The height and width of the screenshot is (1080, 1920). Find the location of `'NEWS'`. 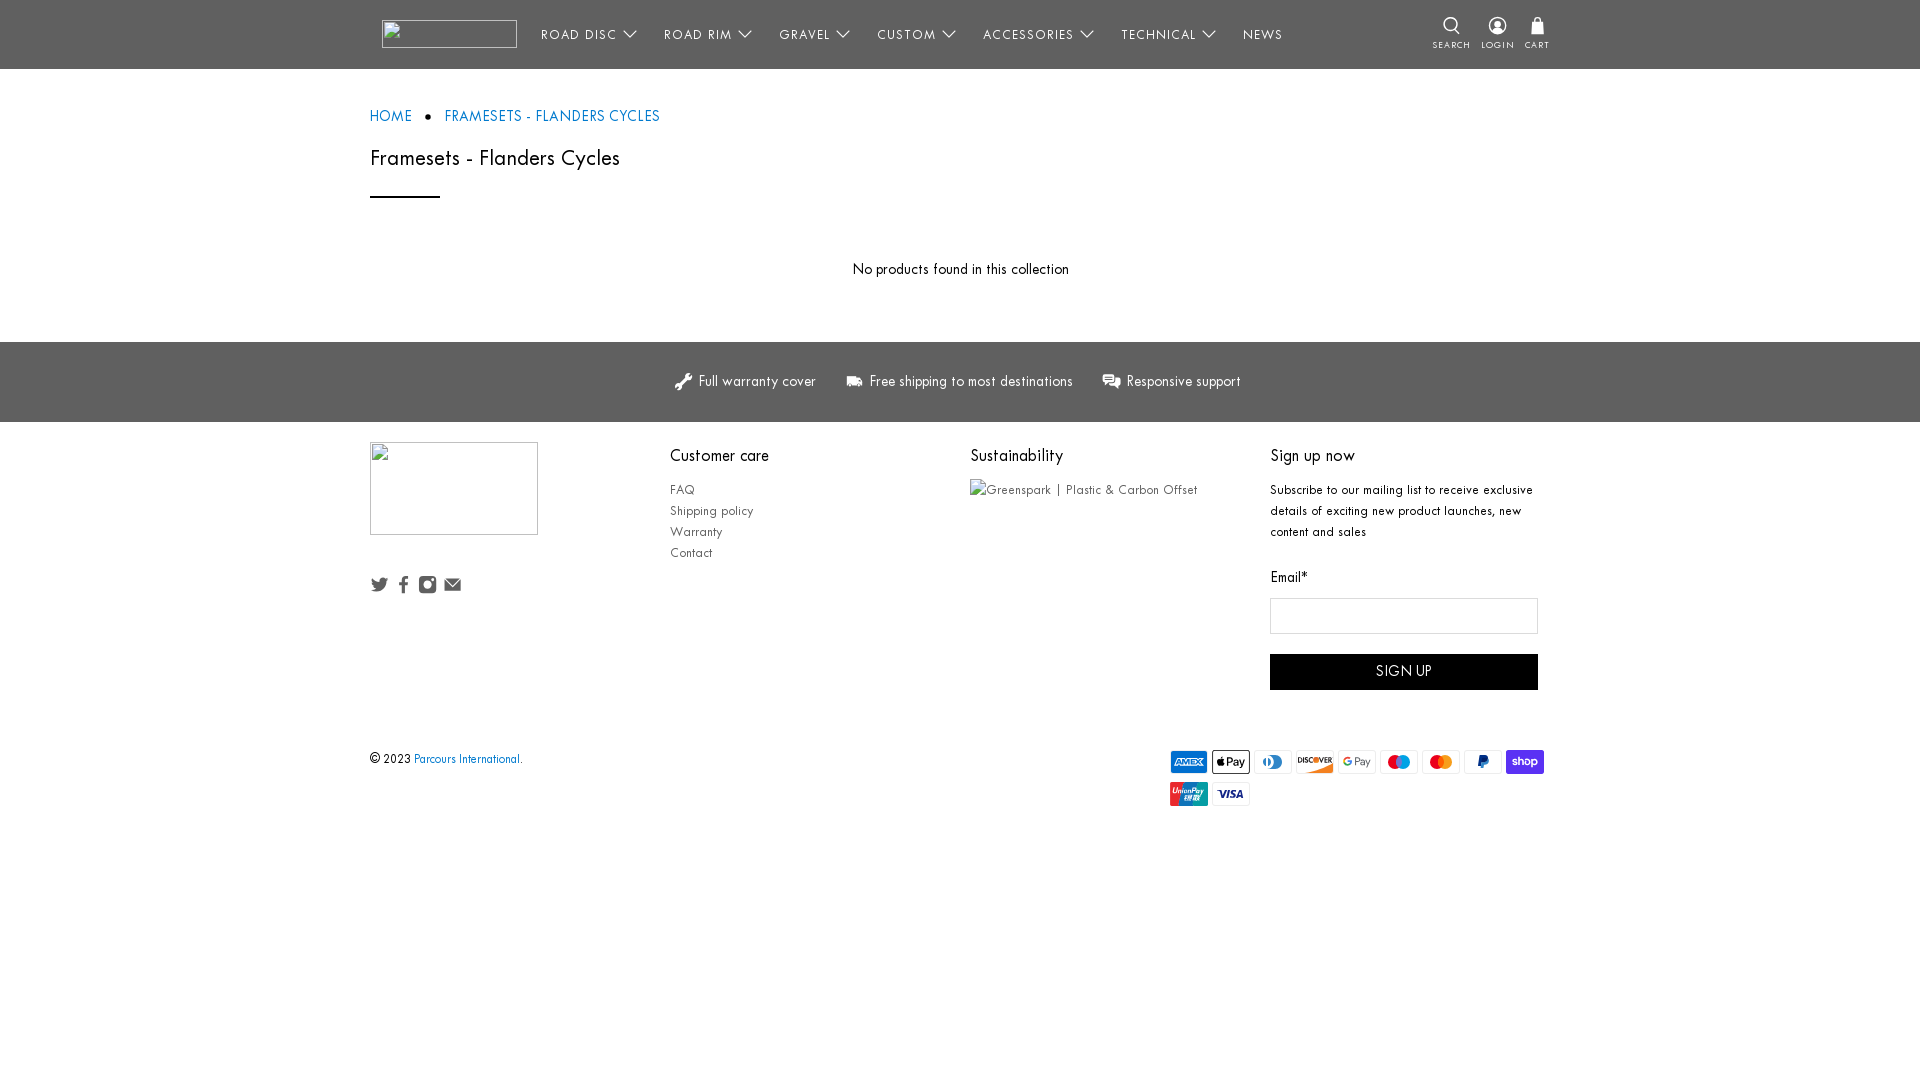

'NEWS' is located at coordinates (1261, 34).